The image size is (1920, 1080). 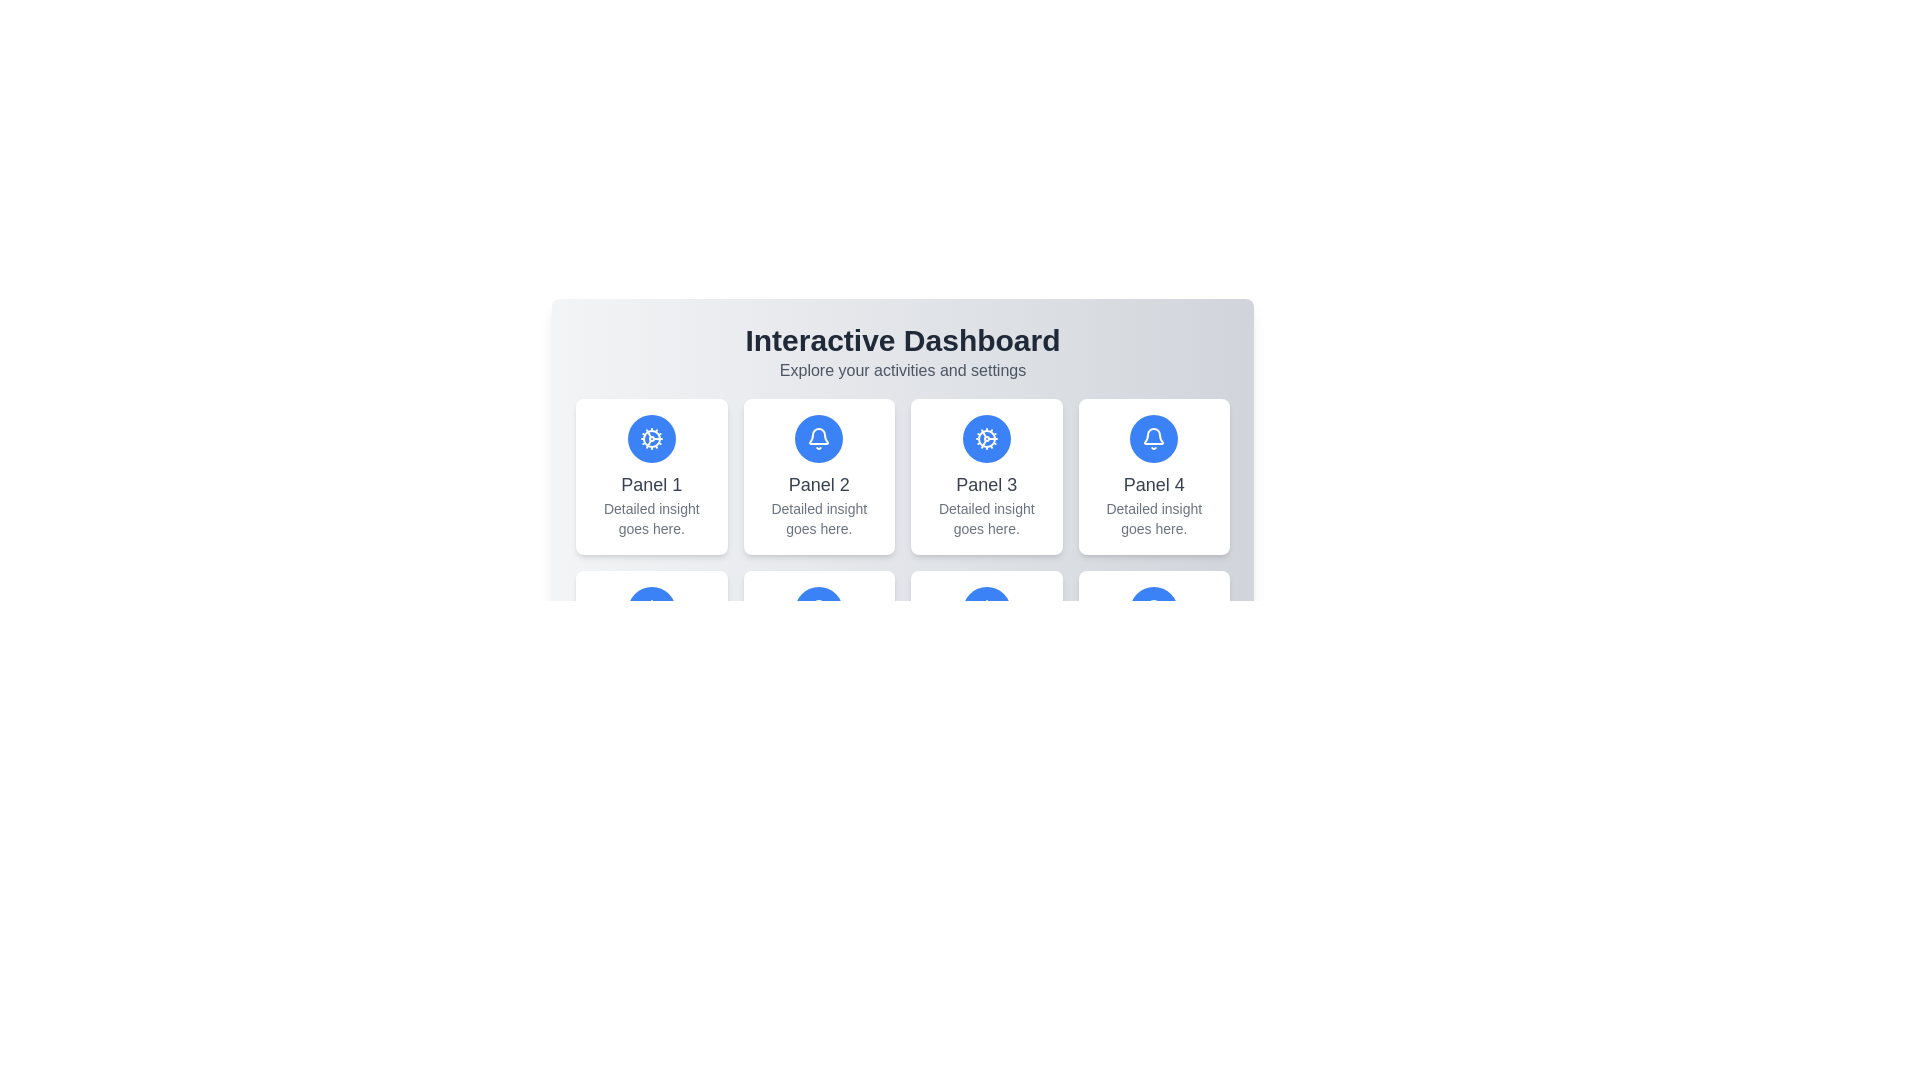 I want to click on the circular icon with a blue background and white bell-shaped symbol located in the center of the tile labeled 'Panel 2' under the 'Interactive Dashboard', so click(x=819, y=438).